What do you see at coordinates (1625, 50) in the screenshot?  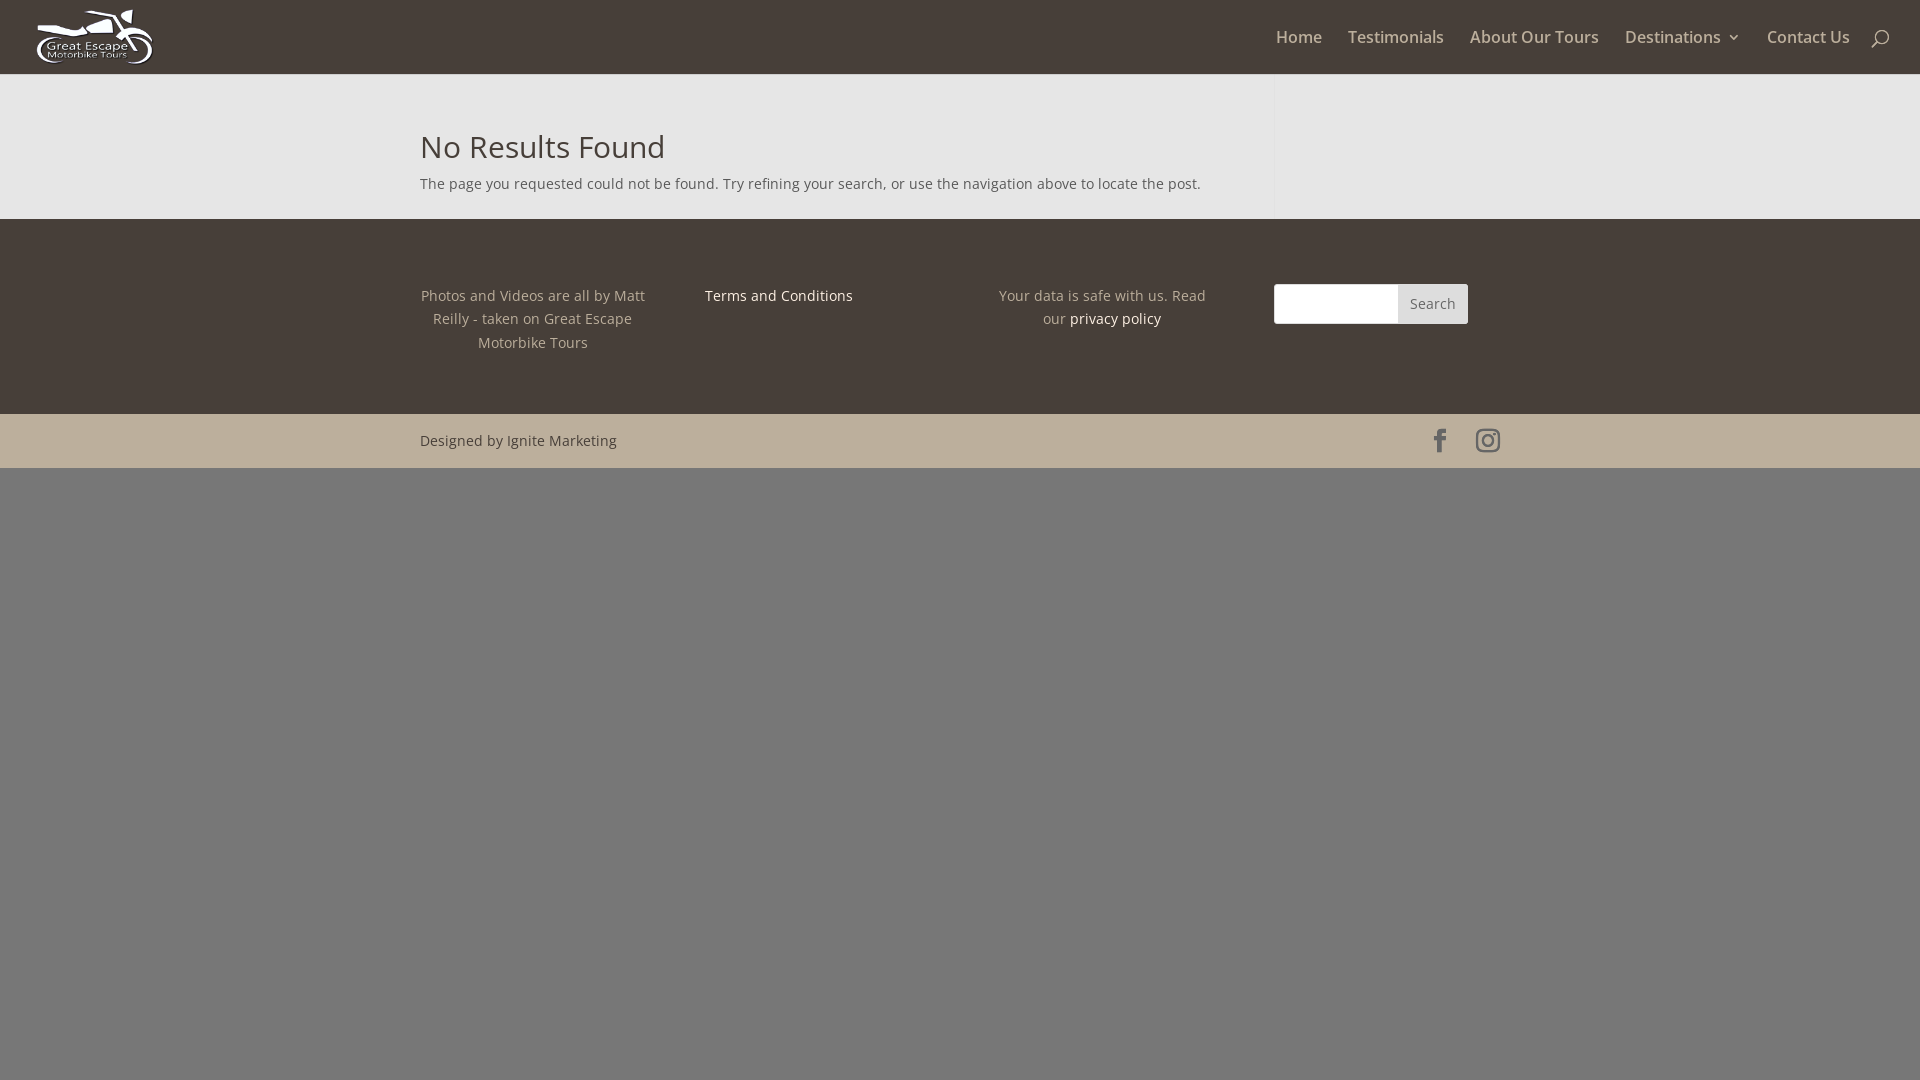 I see `'Destinations'` at bounding box center [1625, 50].